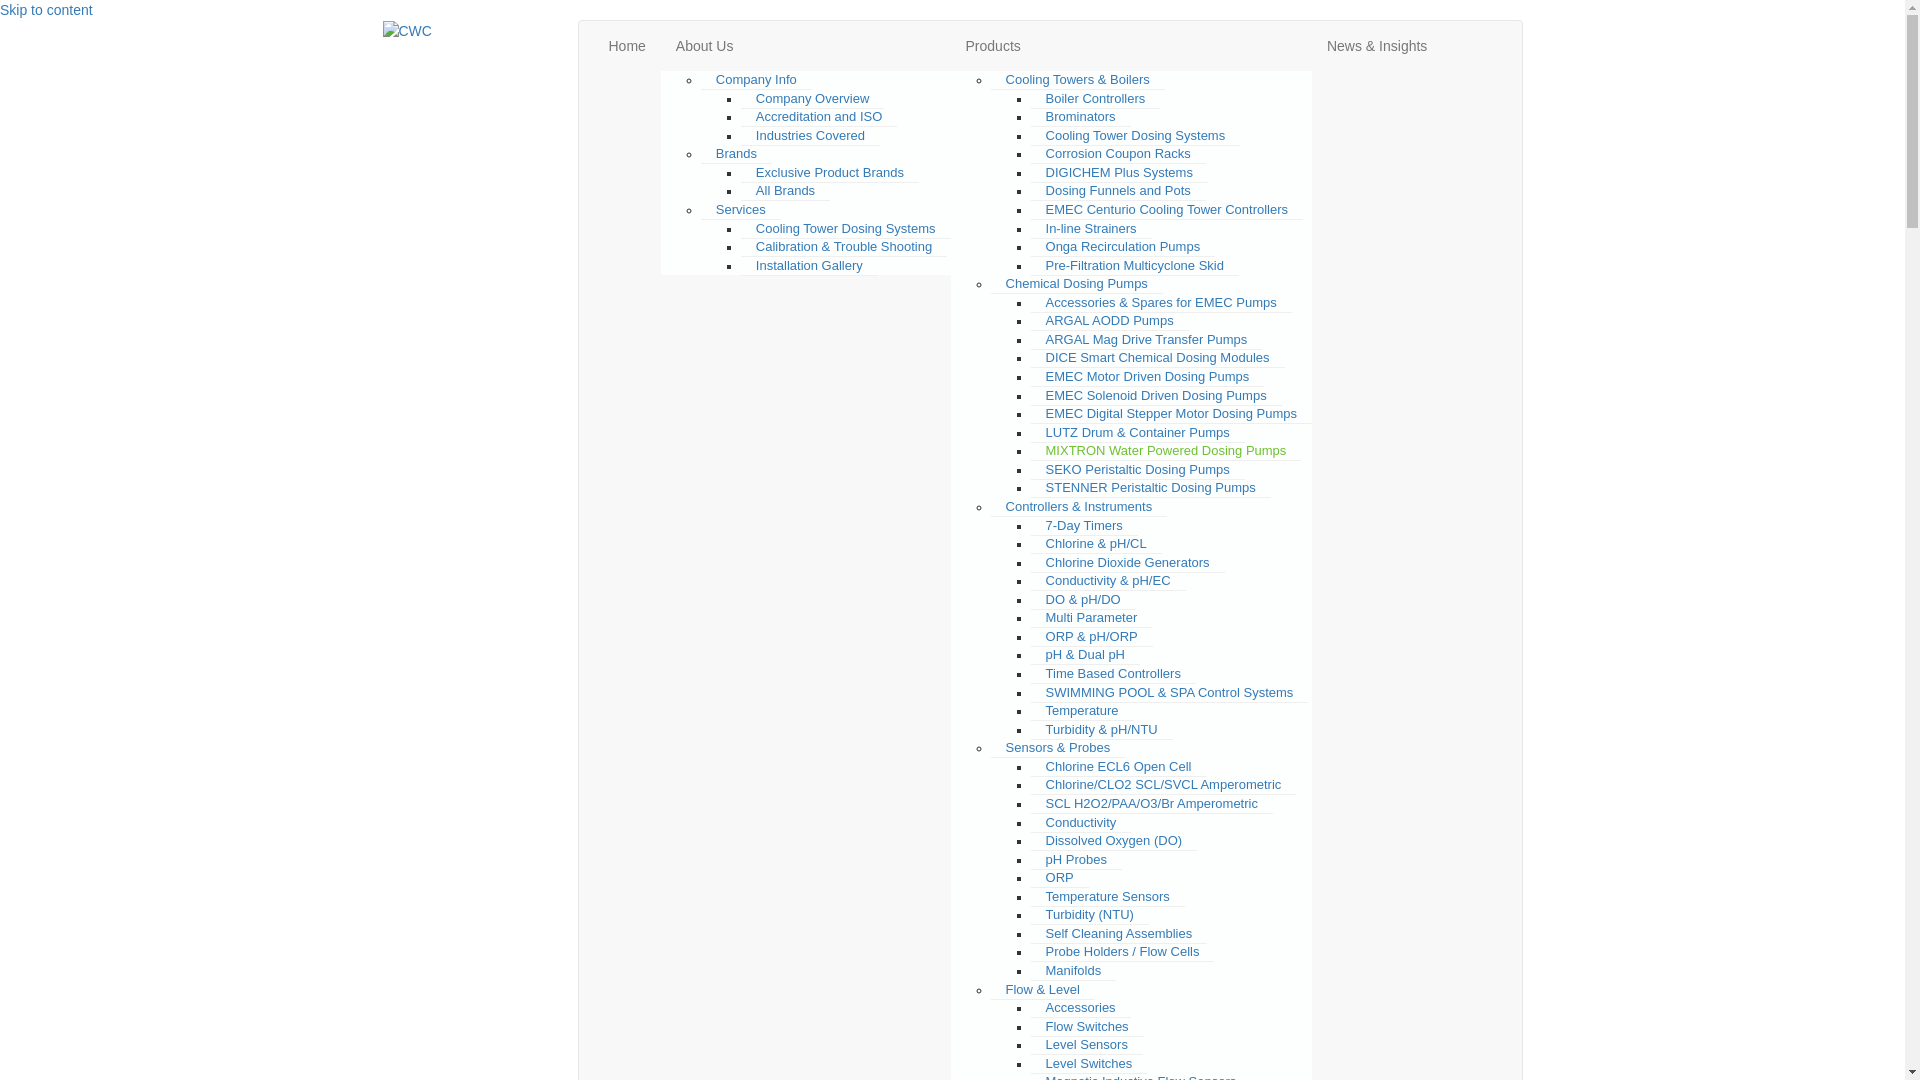  I want to click on 'Calibration & Trouble Shooting', so click(844, 245).